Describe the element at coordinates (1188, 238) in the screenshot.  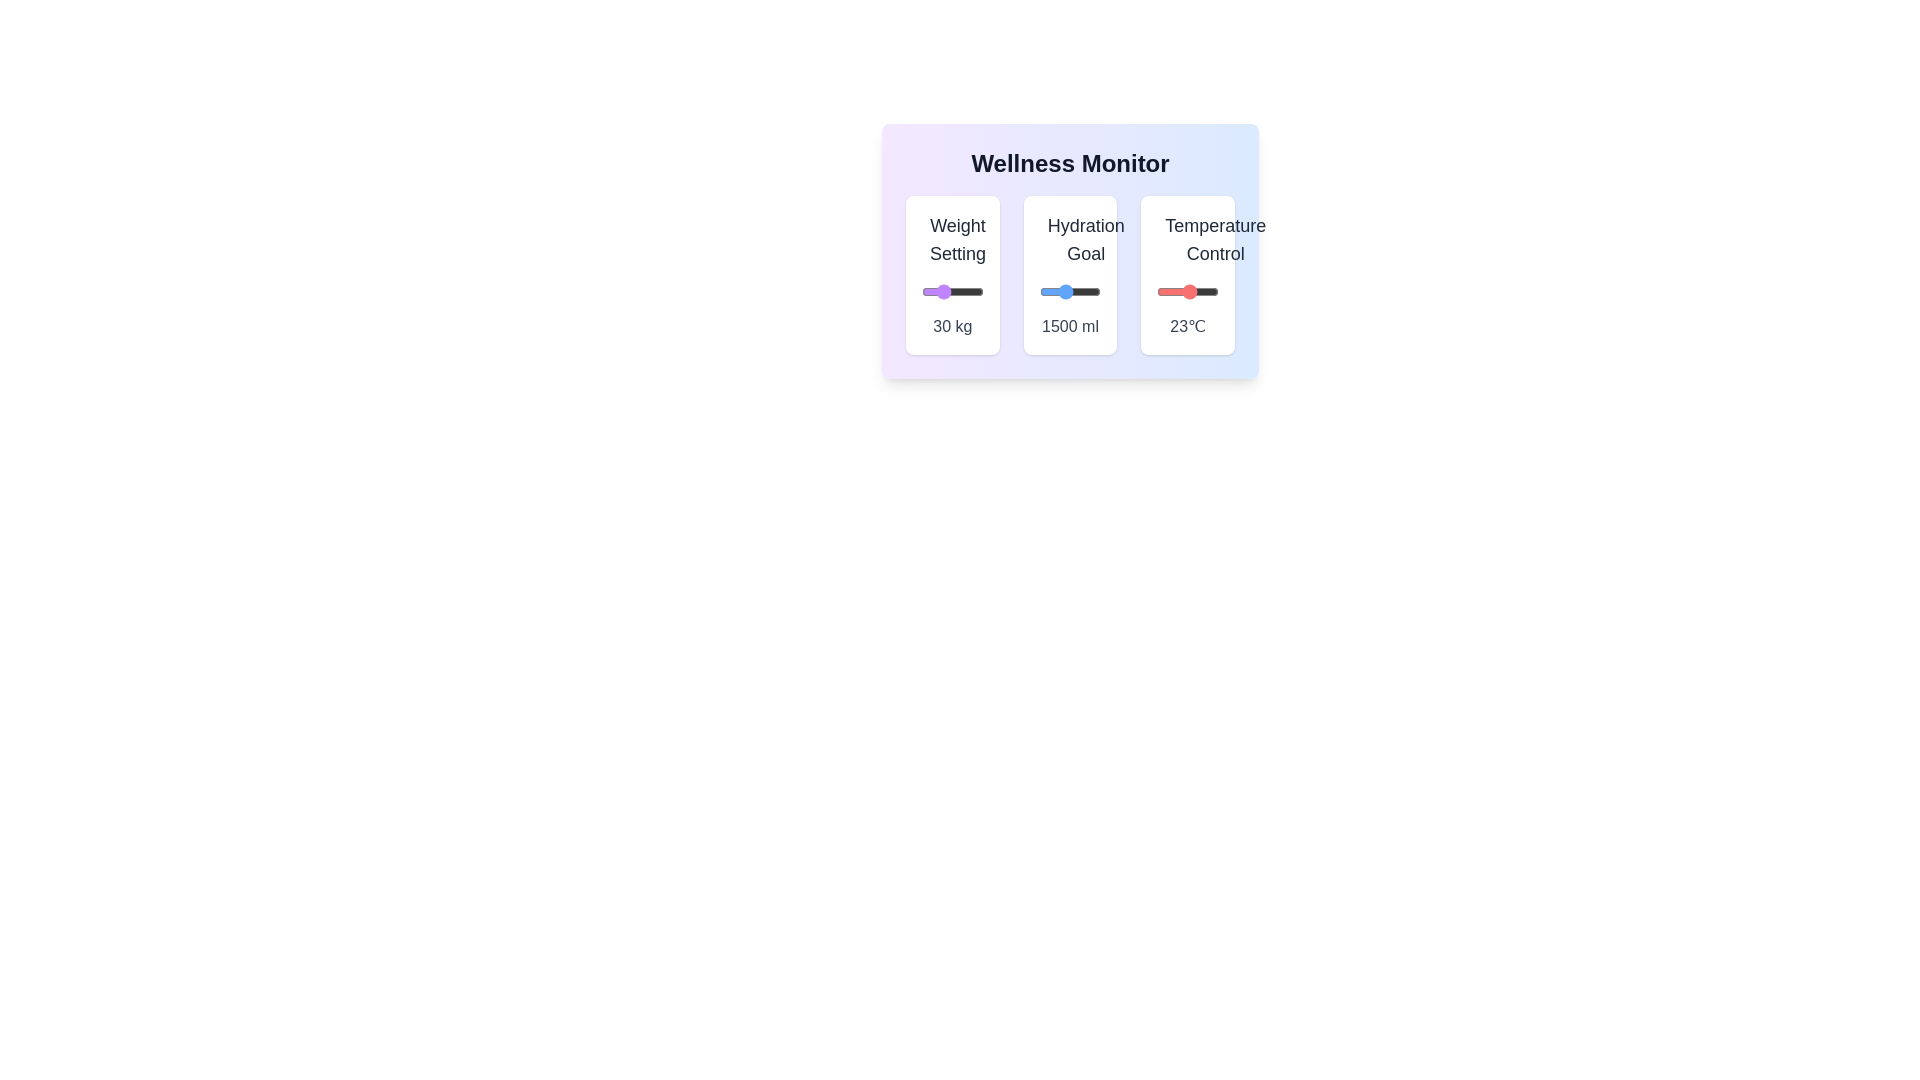
I see `the Text Label that describes the purpose of the temperature control interface, positioned below a thermometer icon and above a slider and temperature indicator ('23℃')` at that location.